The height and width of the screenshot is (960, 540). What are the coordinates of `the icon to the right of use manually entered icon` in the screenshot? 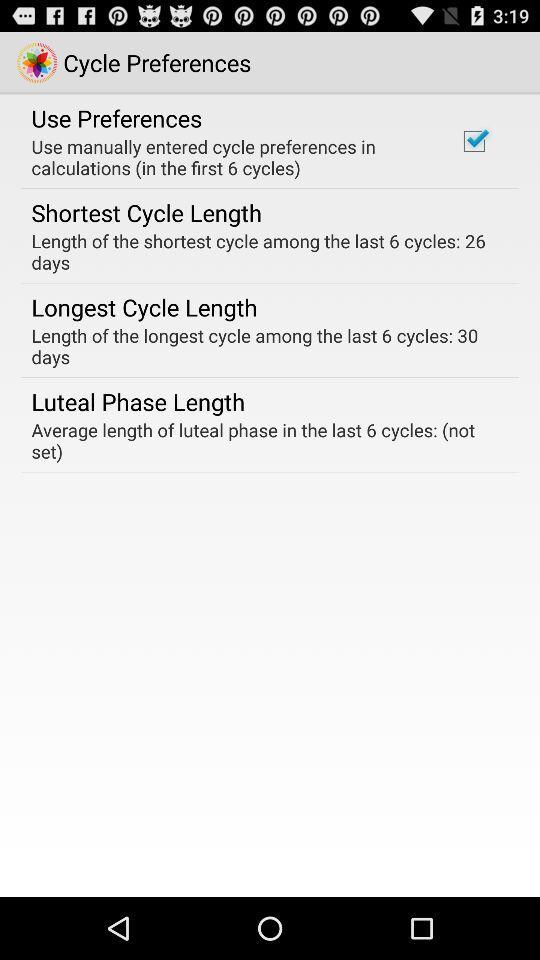 It's located at (473, 140).